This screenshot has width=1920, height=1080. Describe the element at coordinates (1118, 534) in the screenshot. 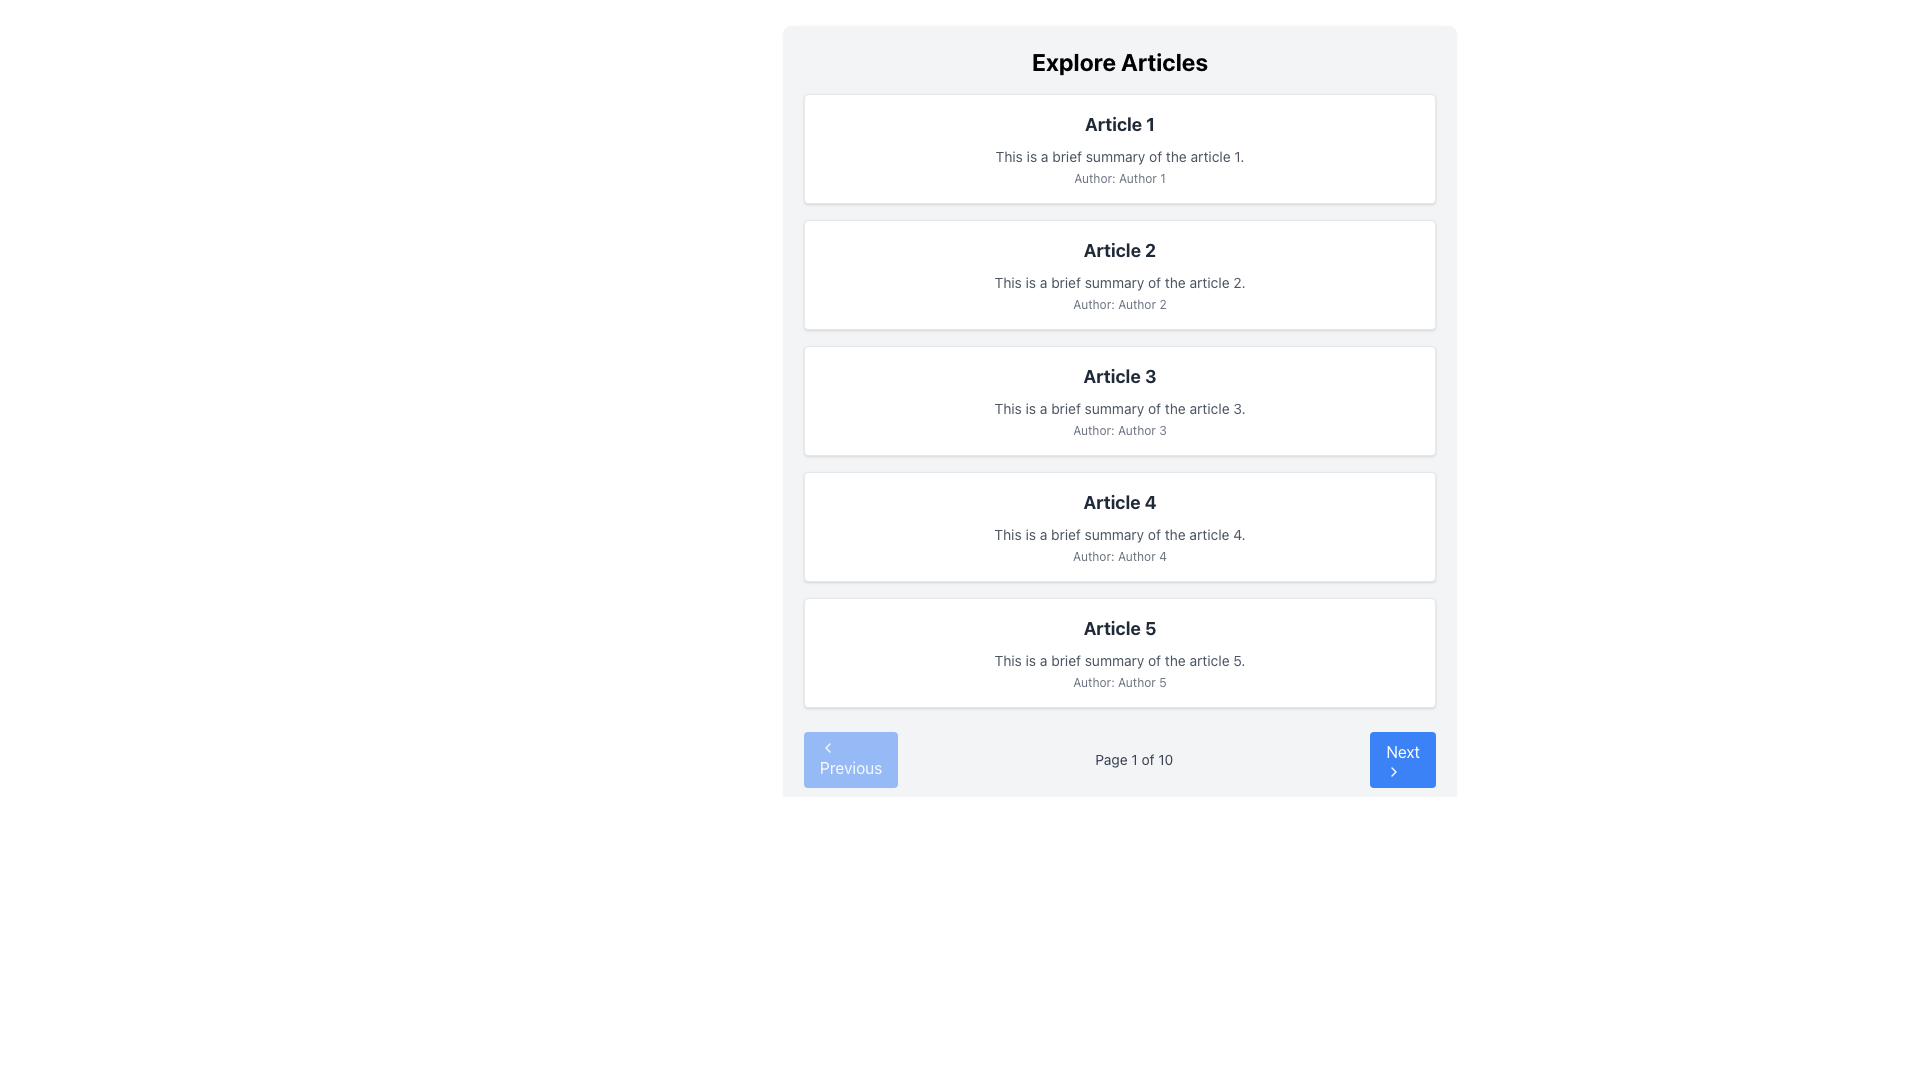

I see `static text label that contains the summary for 'Article 4', located below the title and above the author label` at that location.